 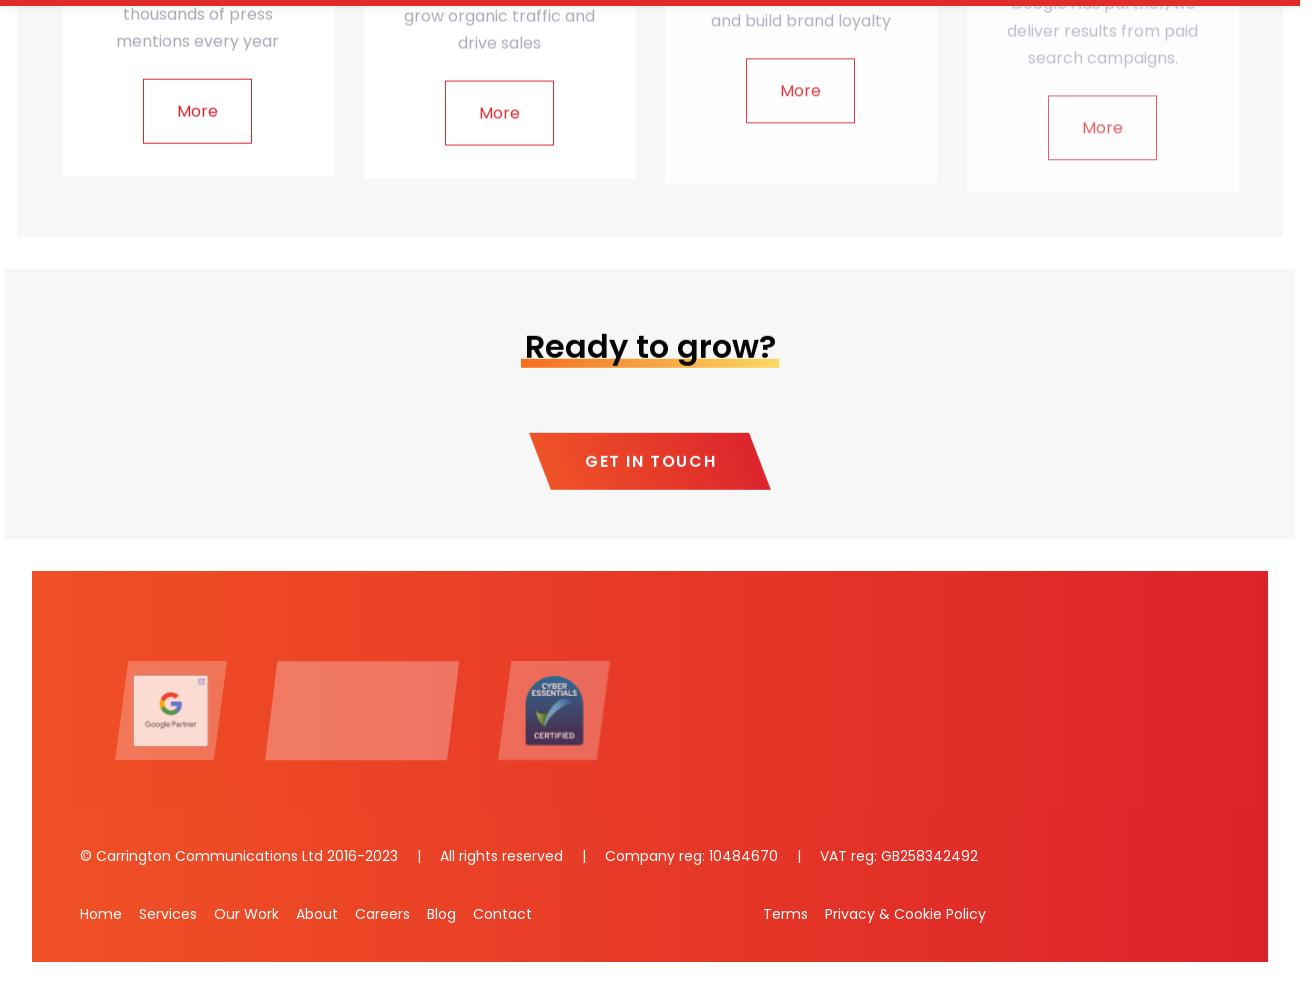 I want to click on 'Get in touch', so click(x=649, y=460).